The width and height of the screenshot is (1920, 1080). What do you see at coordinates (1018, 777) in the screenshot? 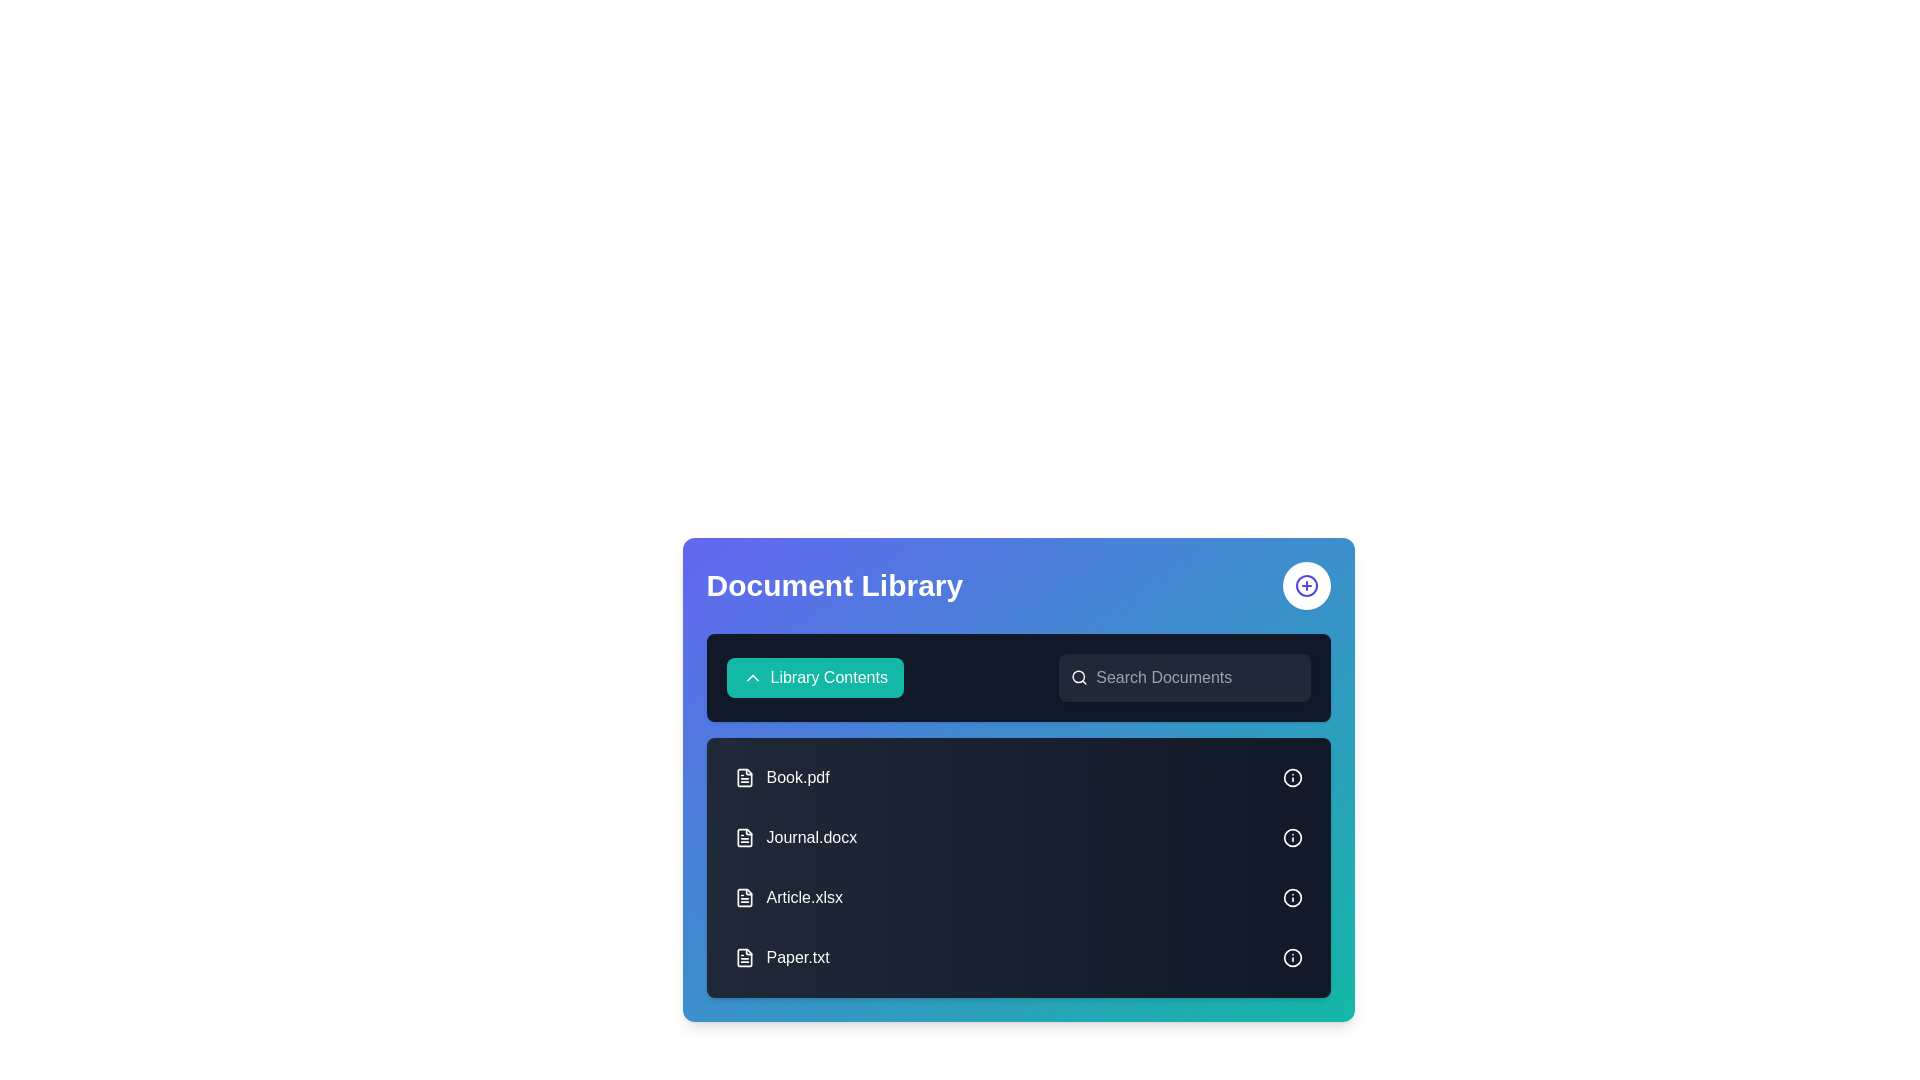
I see `the first list item displaying 'Book.pdf'` at bounding box center [1018, 777].